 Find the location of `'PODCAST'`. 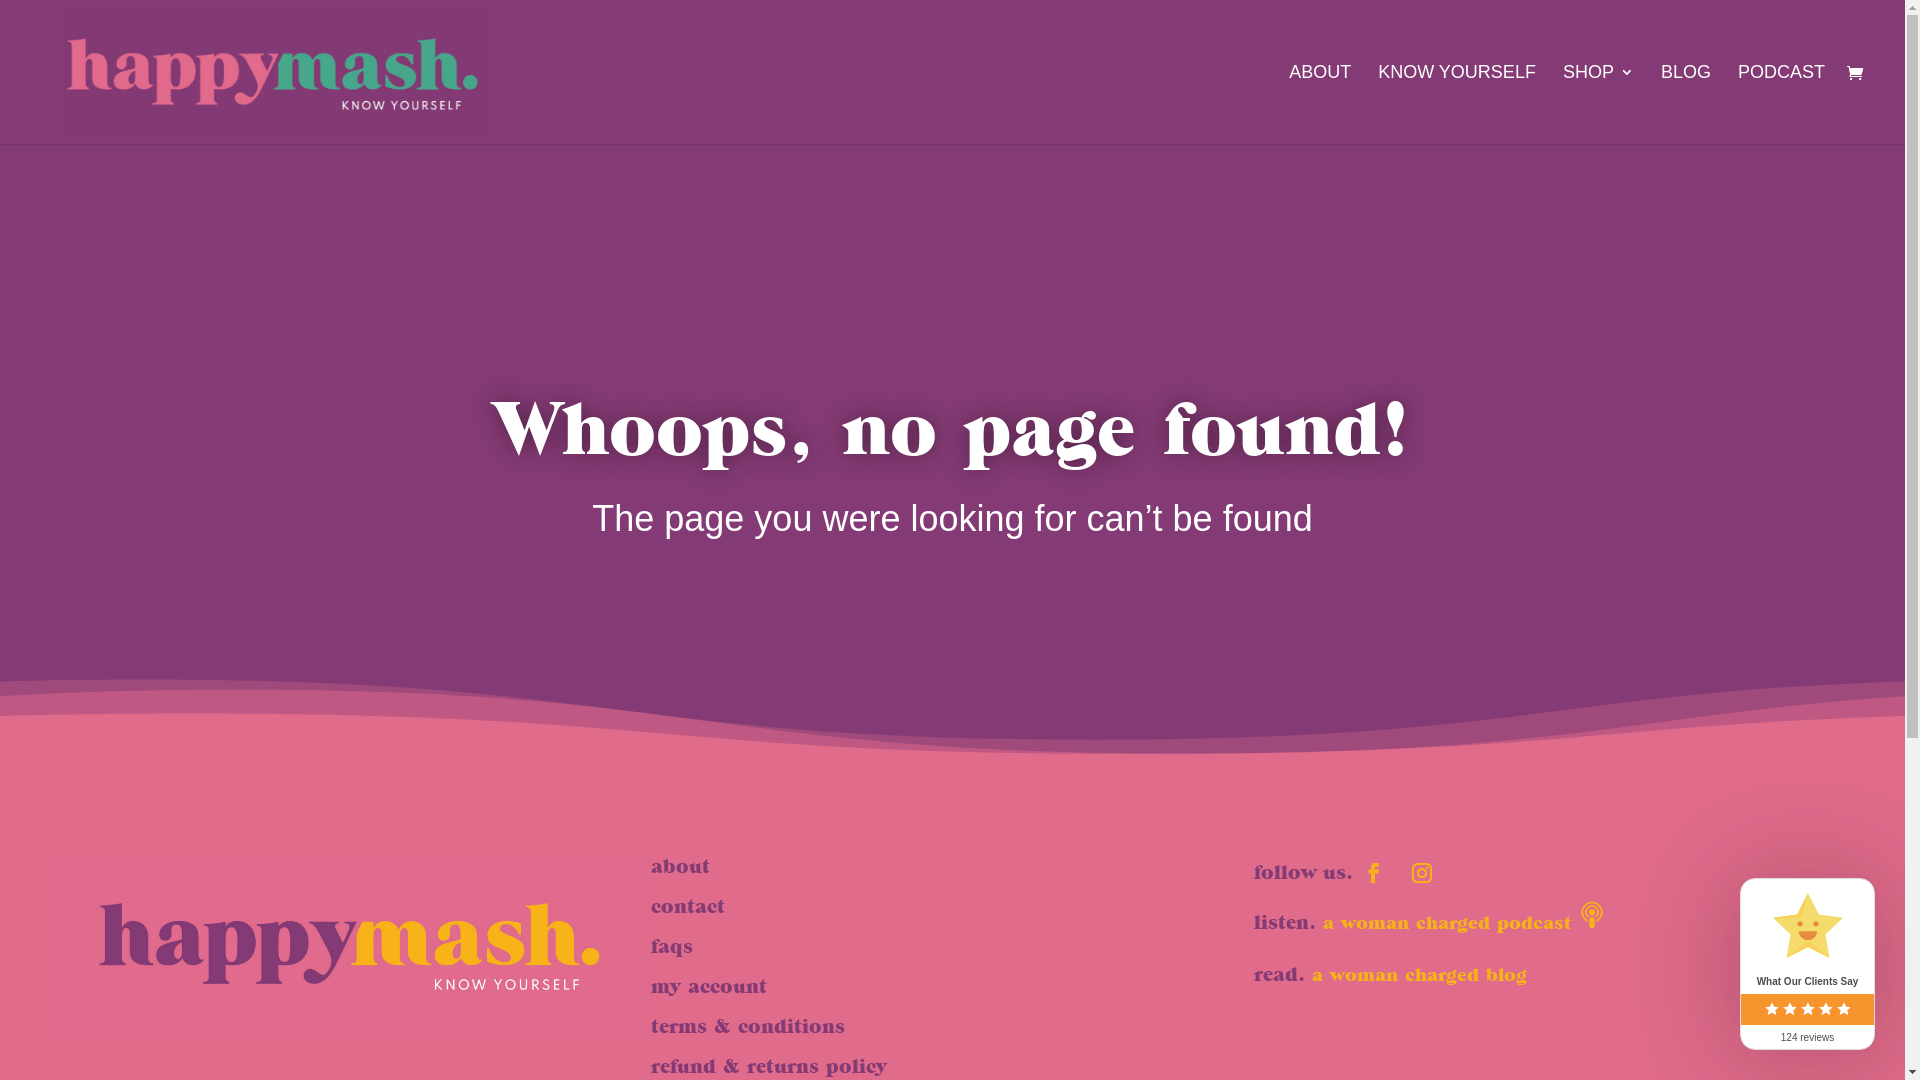

'PODCAST' is located at coordinates (1781, 104).